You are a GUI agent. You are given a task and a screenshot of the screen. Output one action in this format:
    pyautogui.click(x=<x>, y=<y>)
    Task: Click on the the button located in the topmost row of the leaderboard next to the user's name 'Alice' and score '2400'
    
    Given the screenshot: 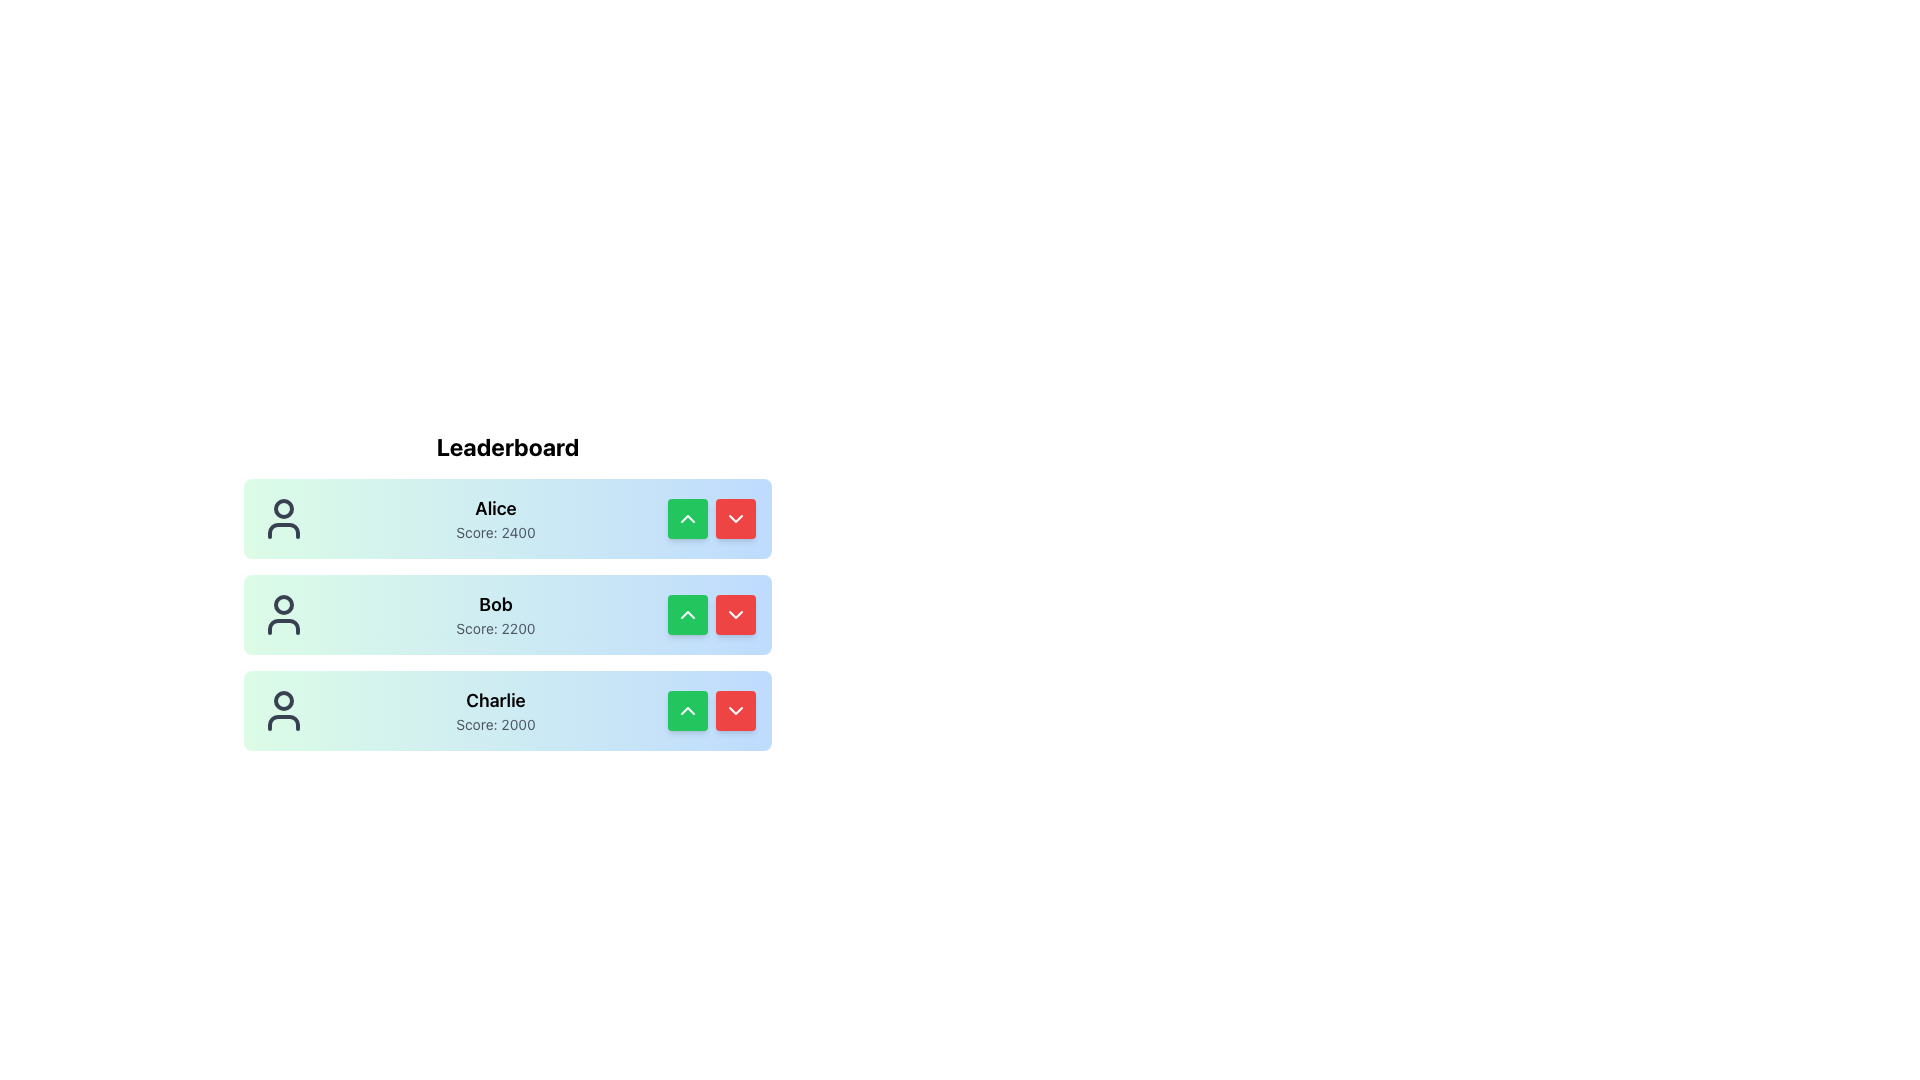 What is the action you would take?
    pyautogui.click(x=687, y=518)
    